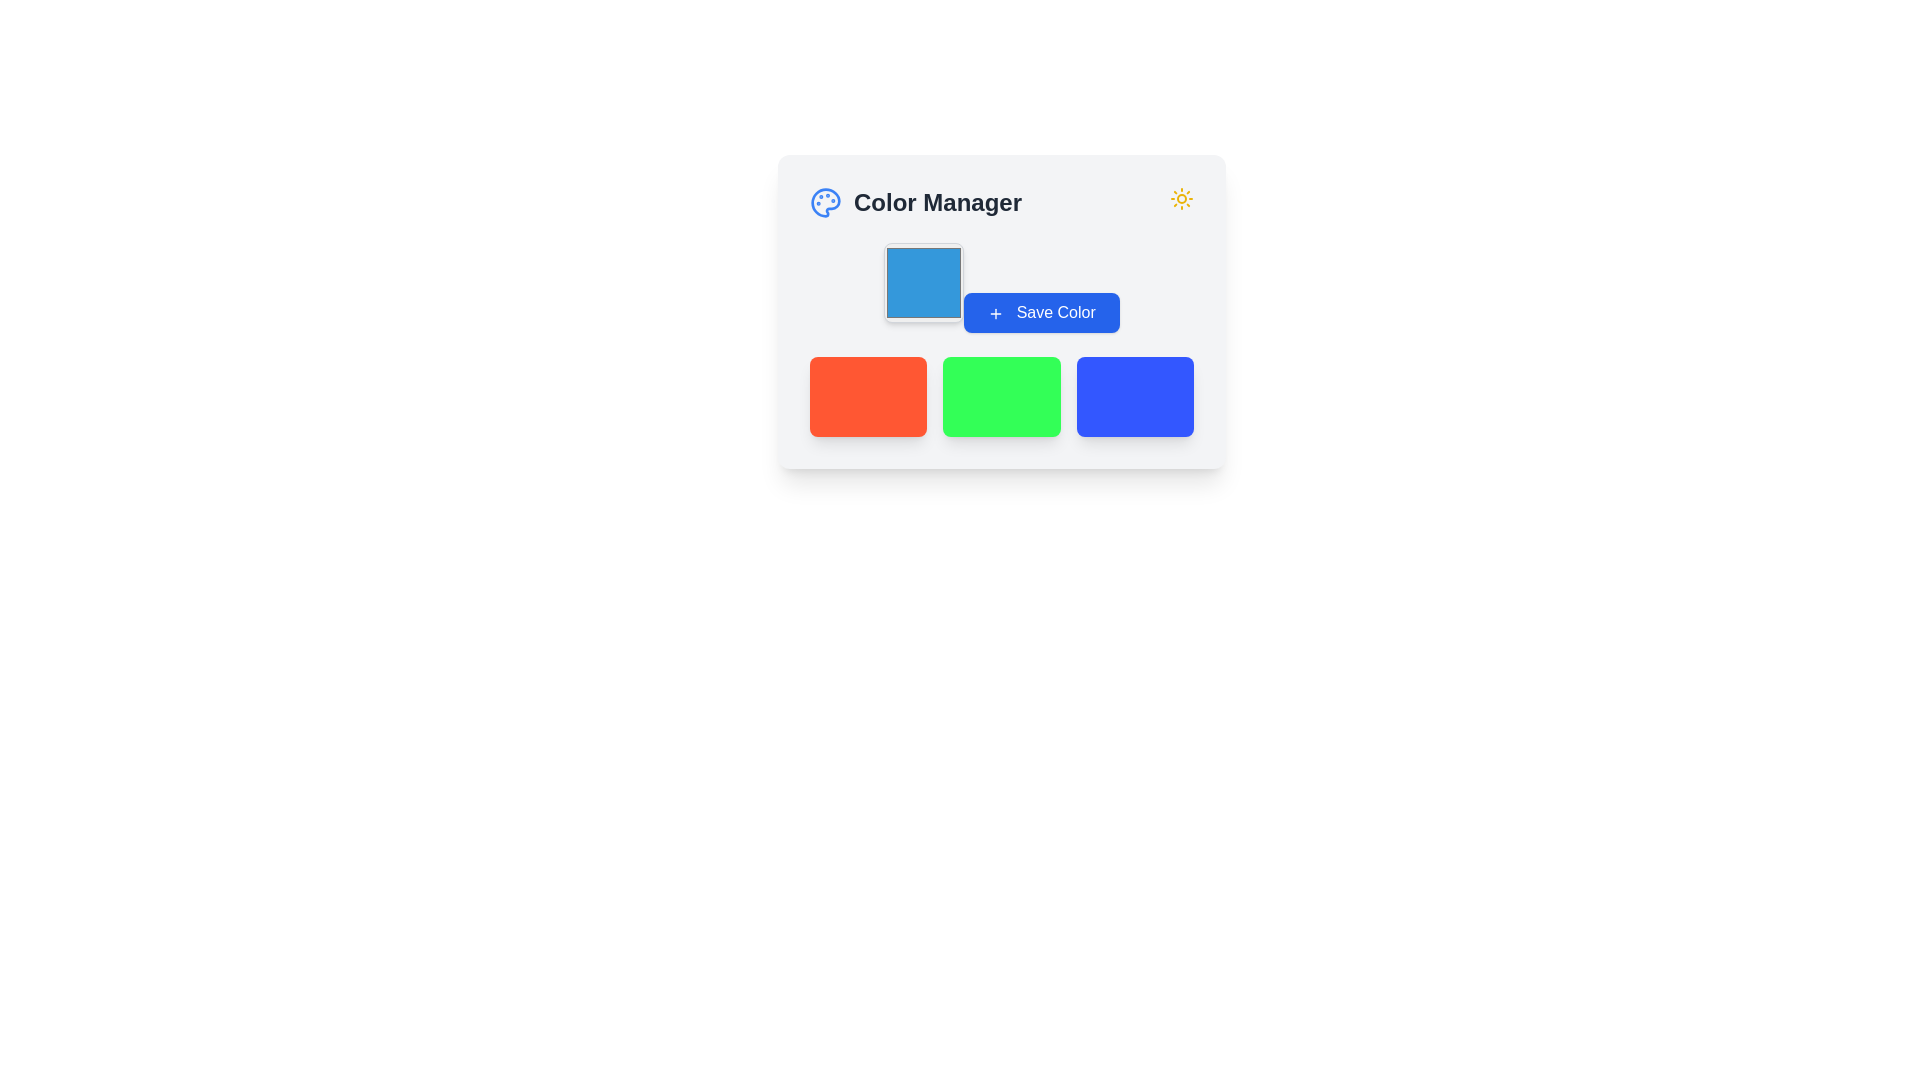 Image resolution: width=1920 pixels, height=1080 pixels. I want to click on the static text label displaying 'Color Manager', which is styled in a large, bold font and located next to a color palette icon on the left side, so click(937, 203).